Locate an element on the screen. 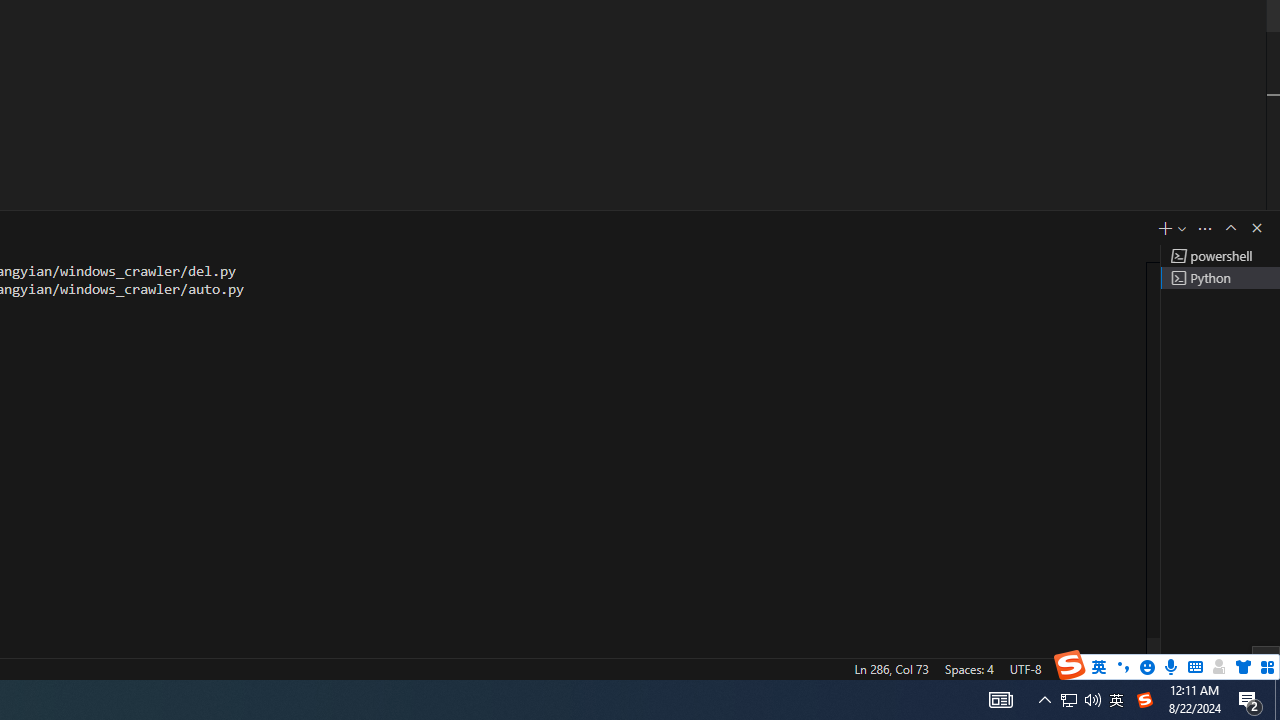  'UTF-8' is located at coordinates (1025, 668).